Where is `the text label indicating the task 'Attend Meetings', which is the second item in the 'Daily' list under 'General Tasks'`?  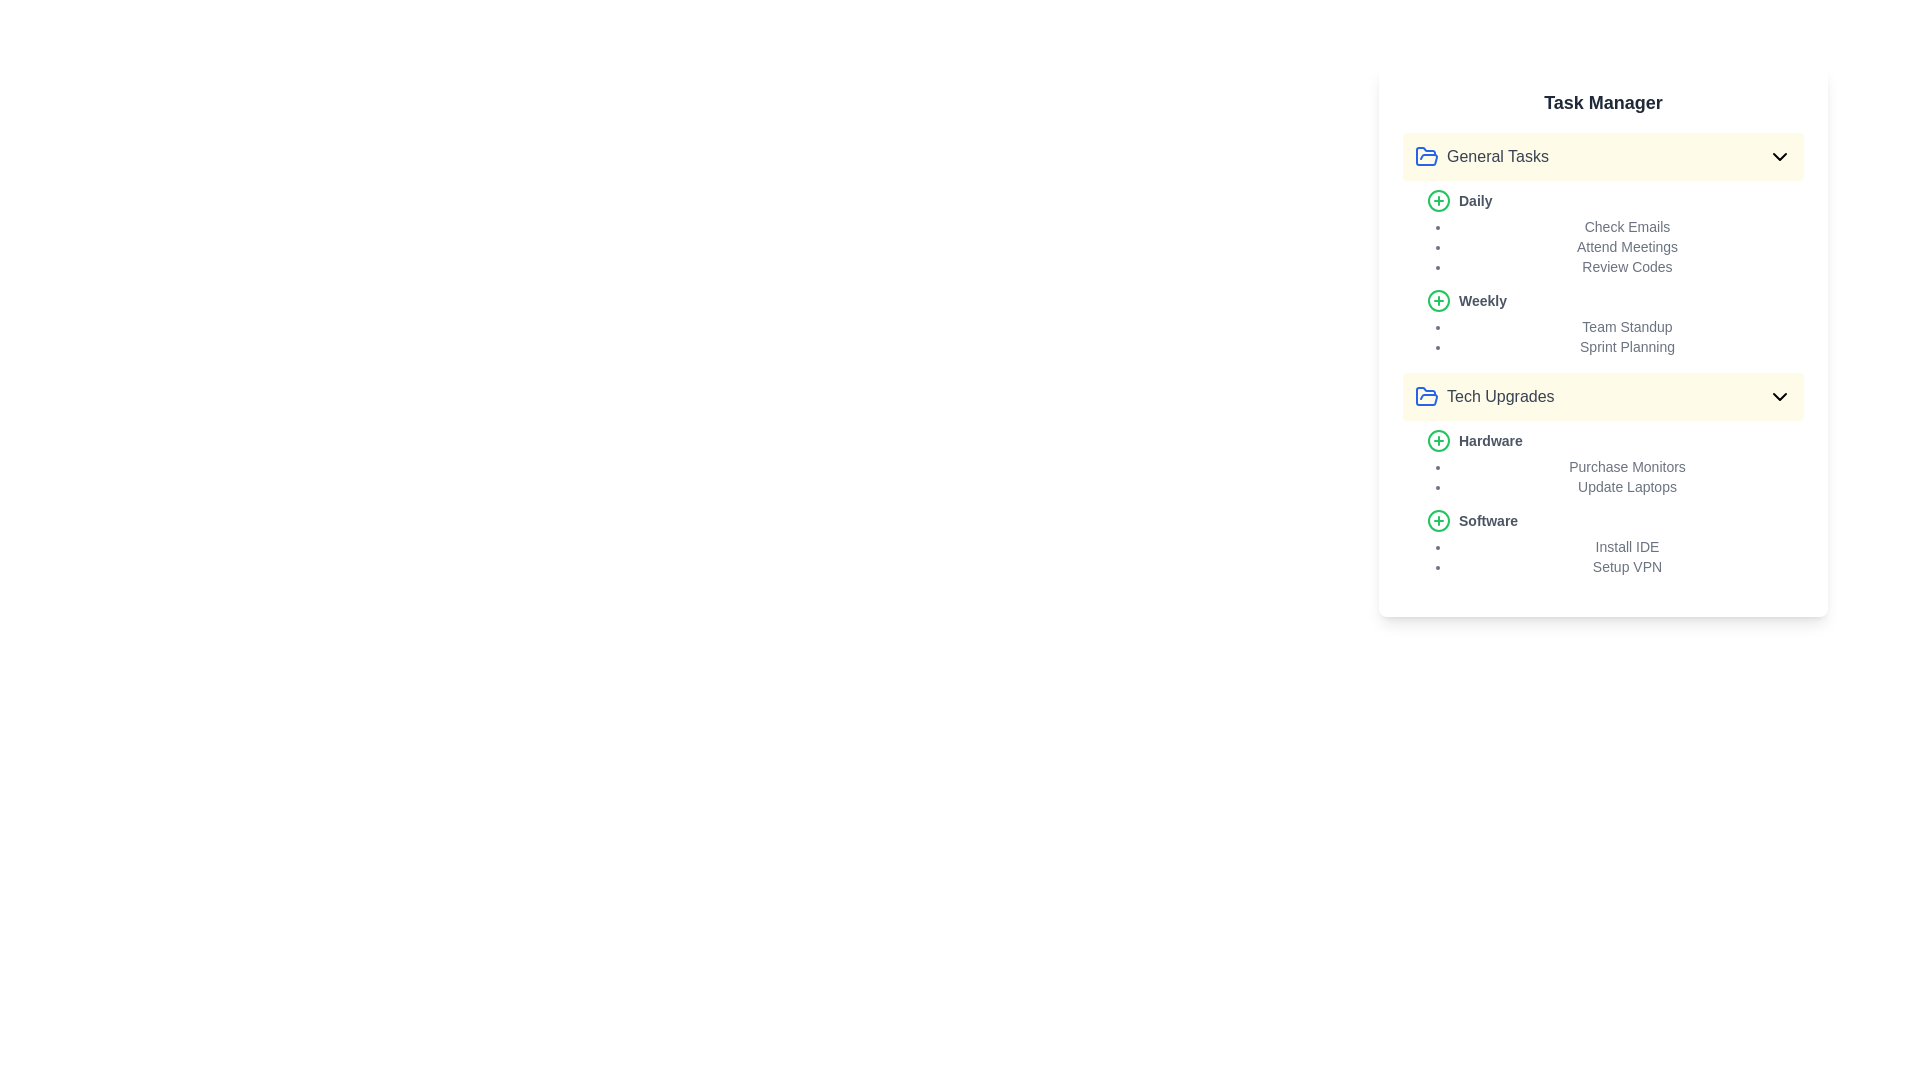 the text label indicating the task 'Attend Meetings', which is the second item in the 'Daily' list under 'General Tasks' is located at coordinates (1627, 245).